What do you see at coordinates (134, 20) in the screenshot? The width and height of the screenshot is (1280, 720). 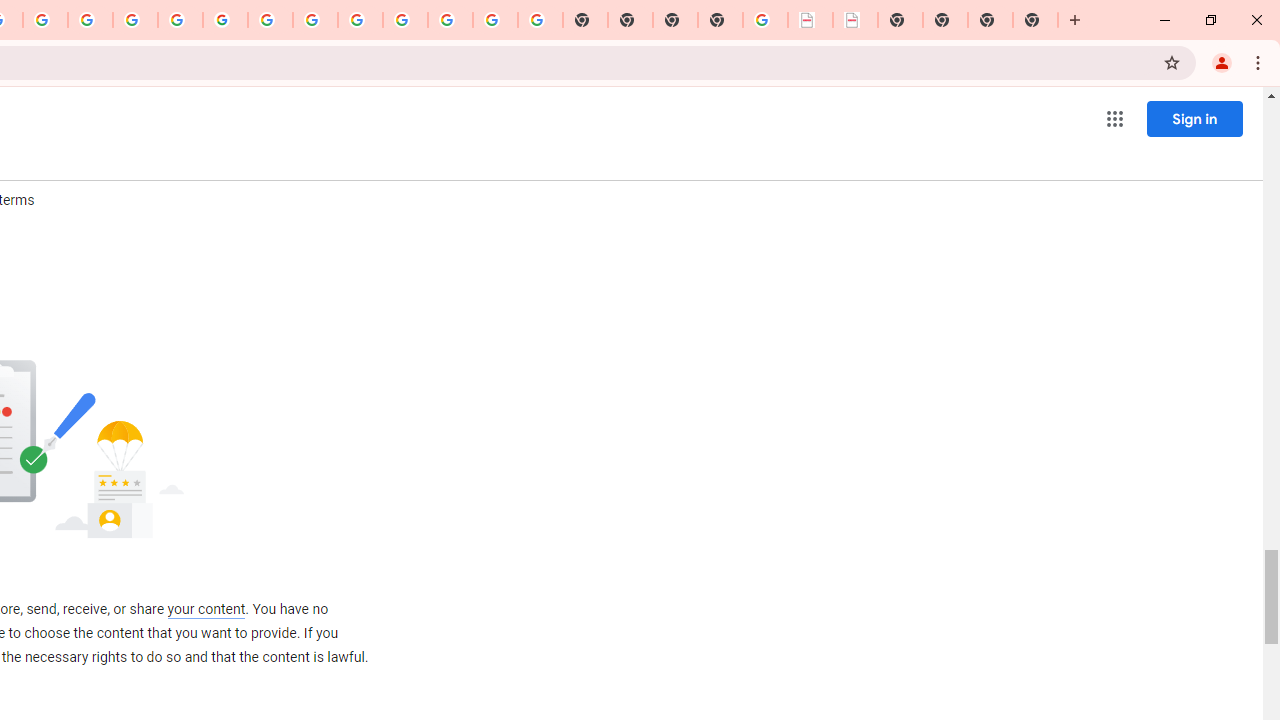 I see `'Privacy Help Center - Policies Help'` at bounding box center [134, 20].